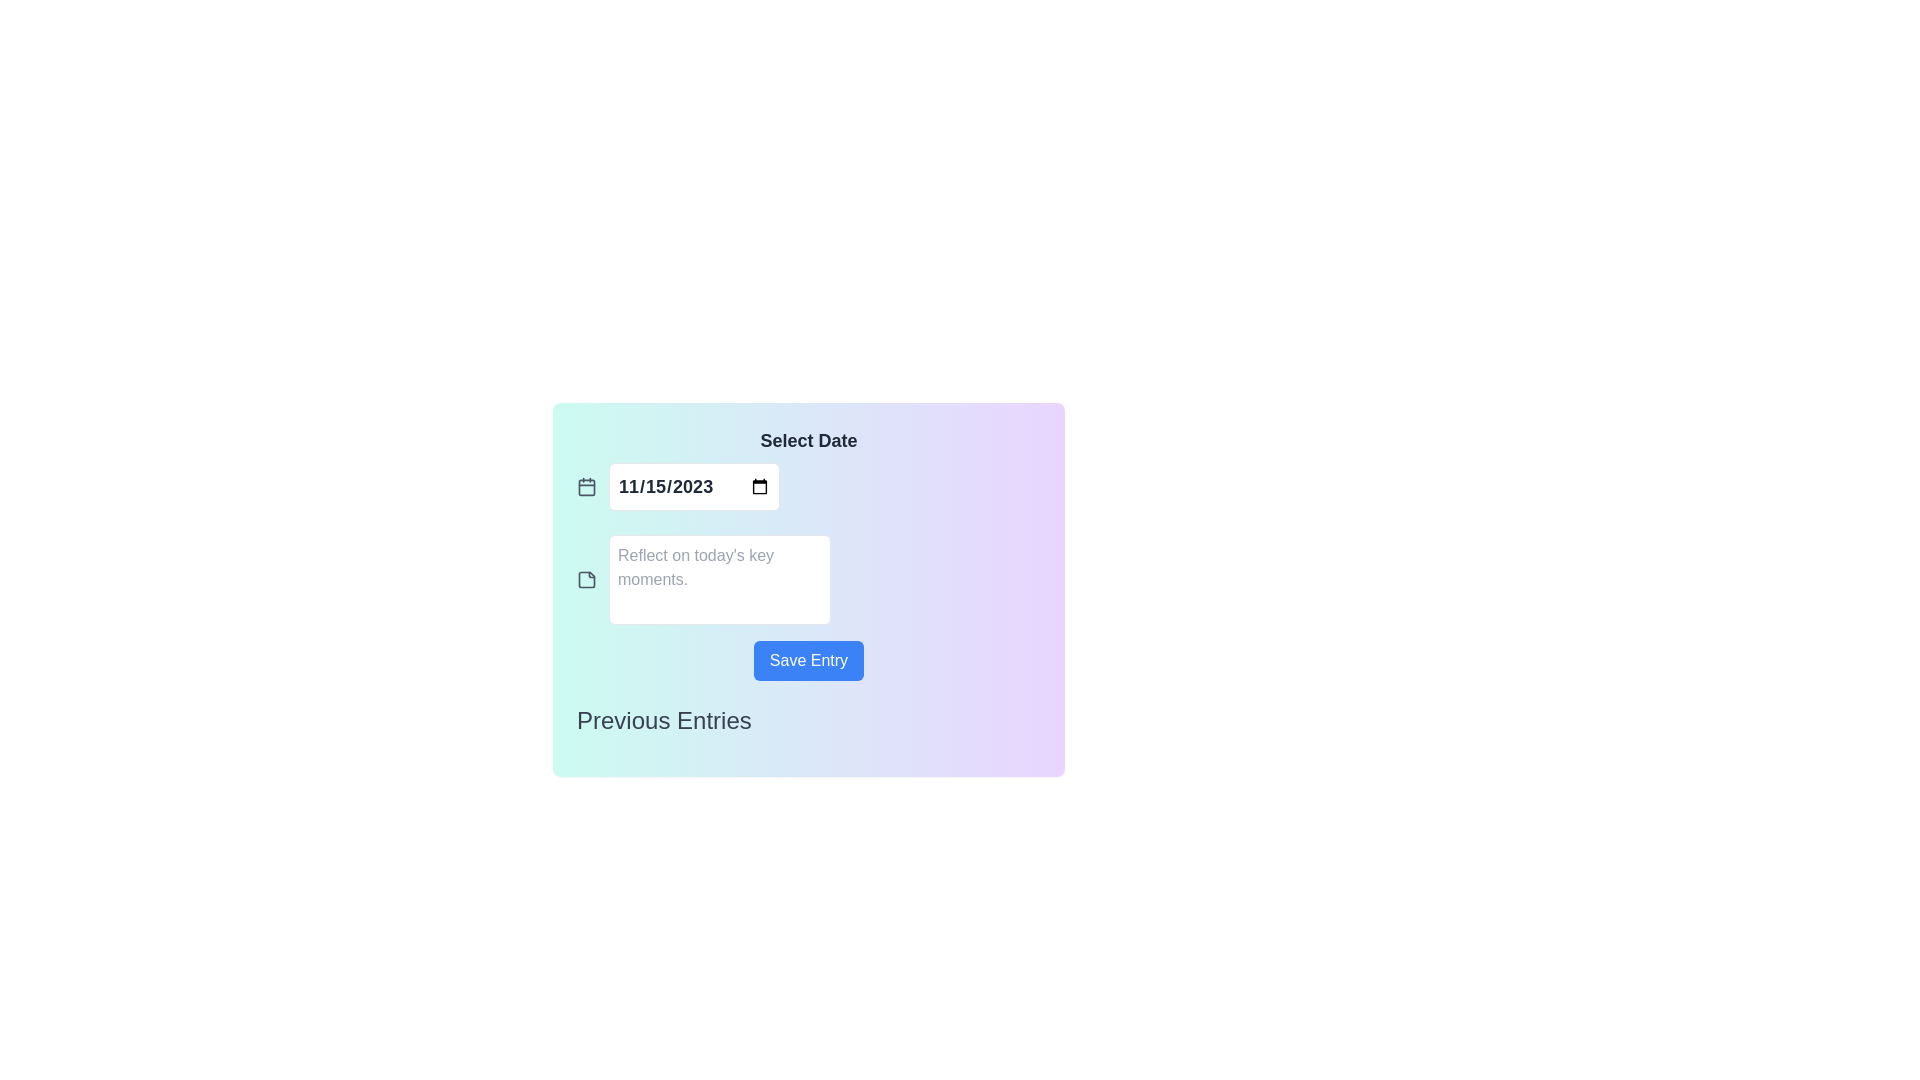 This screenshot has height=1080, width=1920. What do you see at coordinates (809, 660) in the screenshot?
I see `the 'Save Entry' button with rounded corners, blue background, and white text` at bounding box center [809, 660].